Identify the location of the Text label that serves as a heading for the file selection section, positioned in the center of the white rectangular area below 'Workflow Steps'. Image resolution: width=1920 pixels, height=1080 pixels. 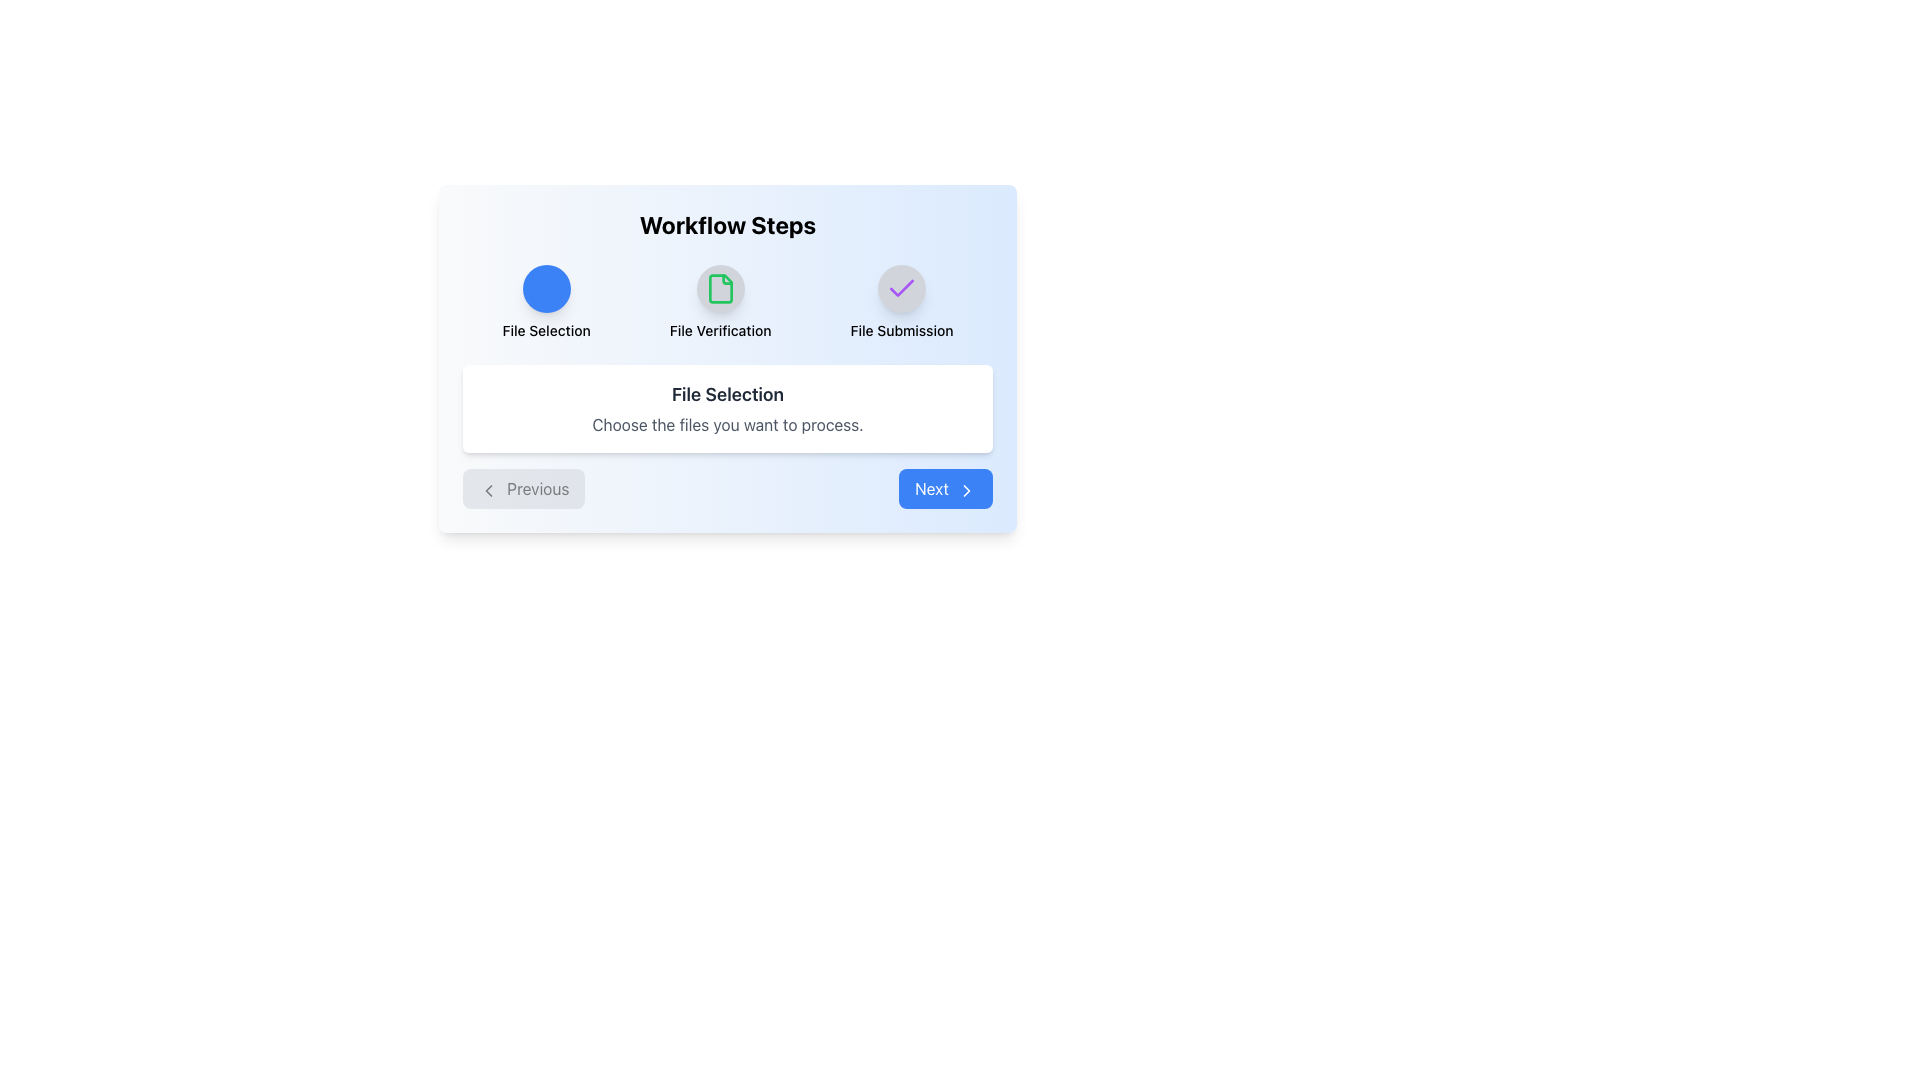
(727, 394).